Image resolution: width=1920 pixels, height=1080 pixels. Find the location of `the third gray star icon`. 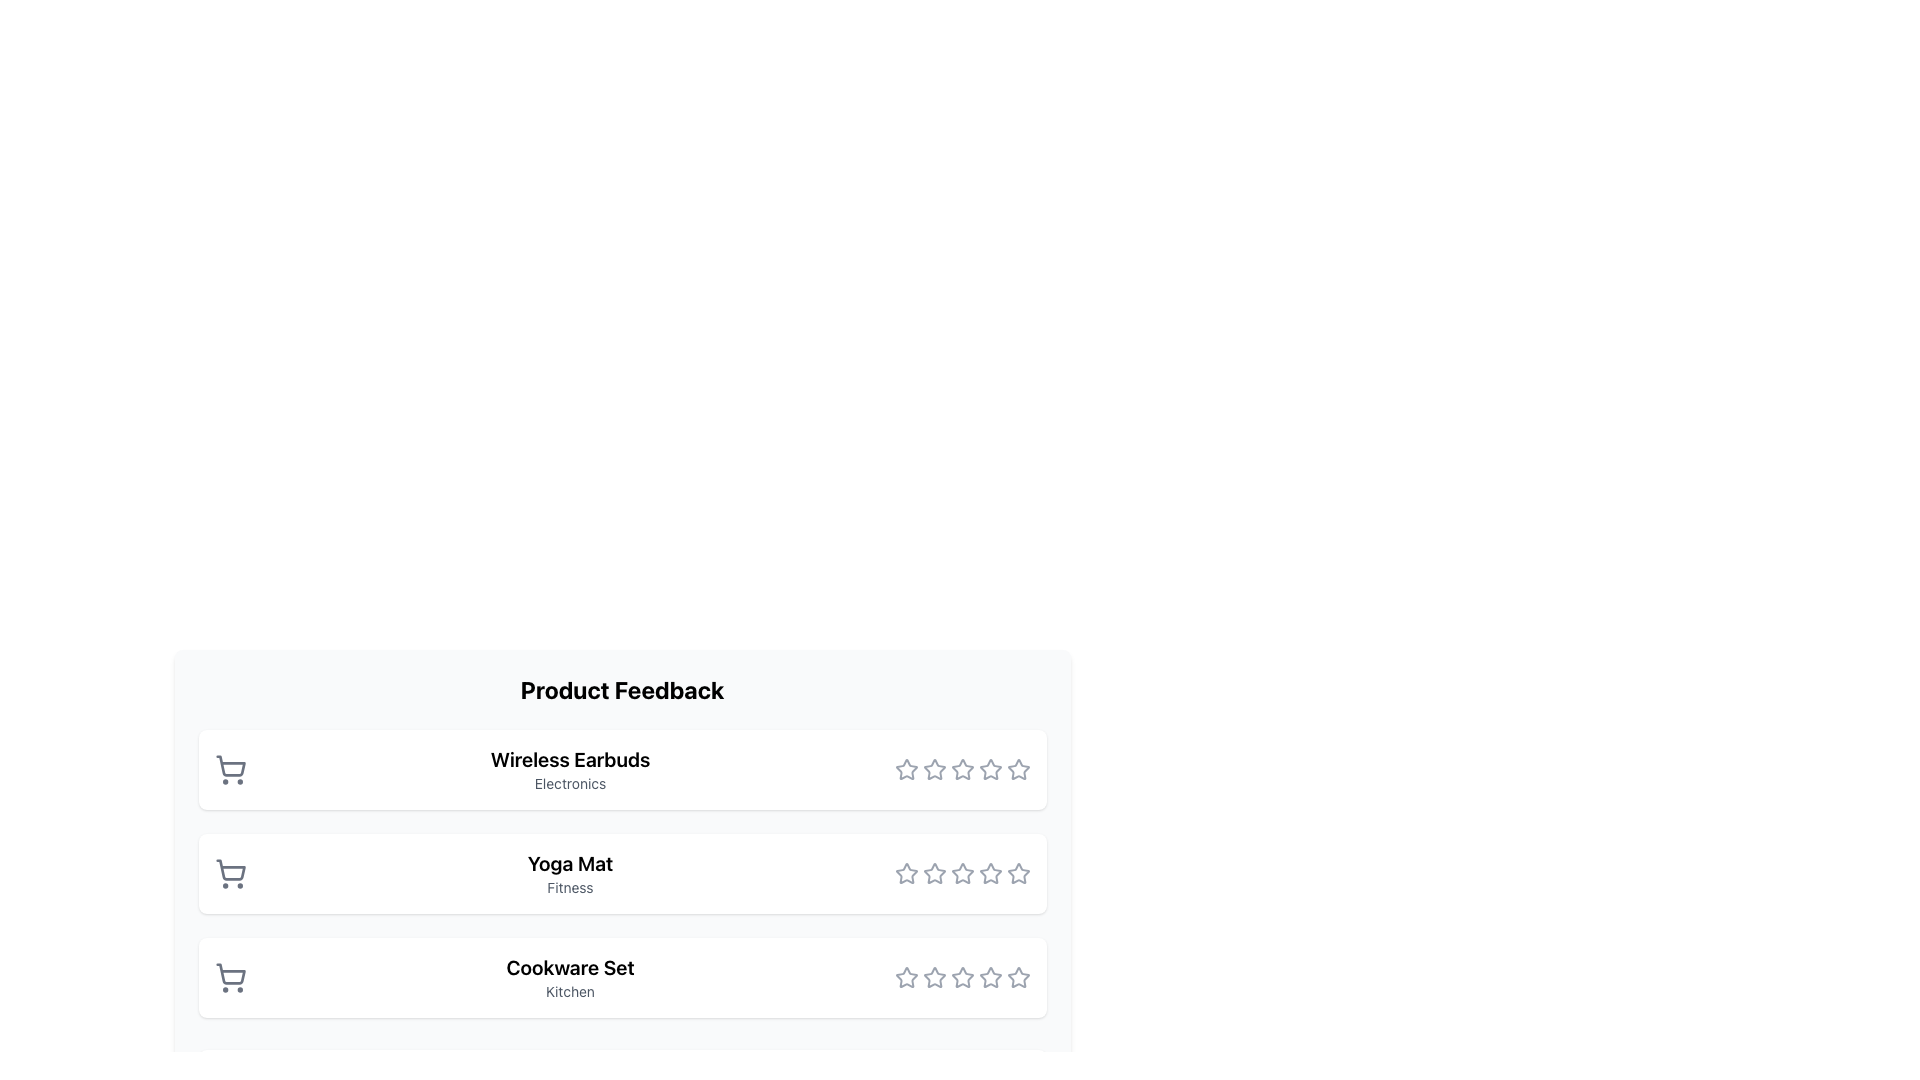

the third gray star icon is located at coordinates (933, 873).